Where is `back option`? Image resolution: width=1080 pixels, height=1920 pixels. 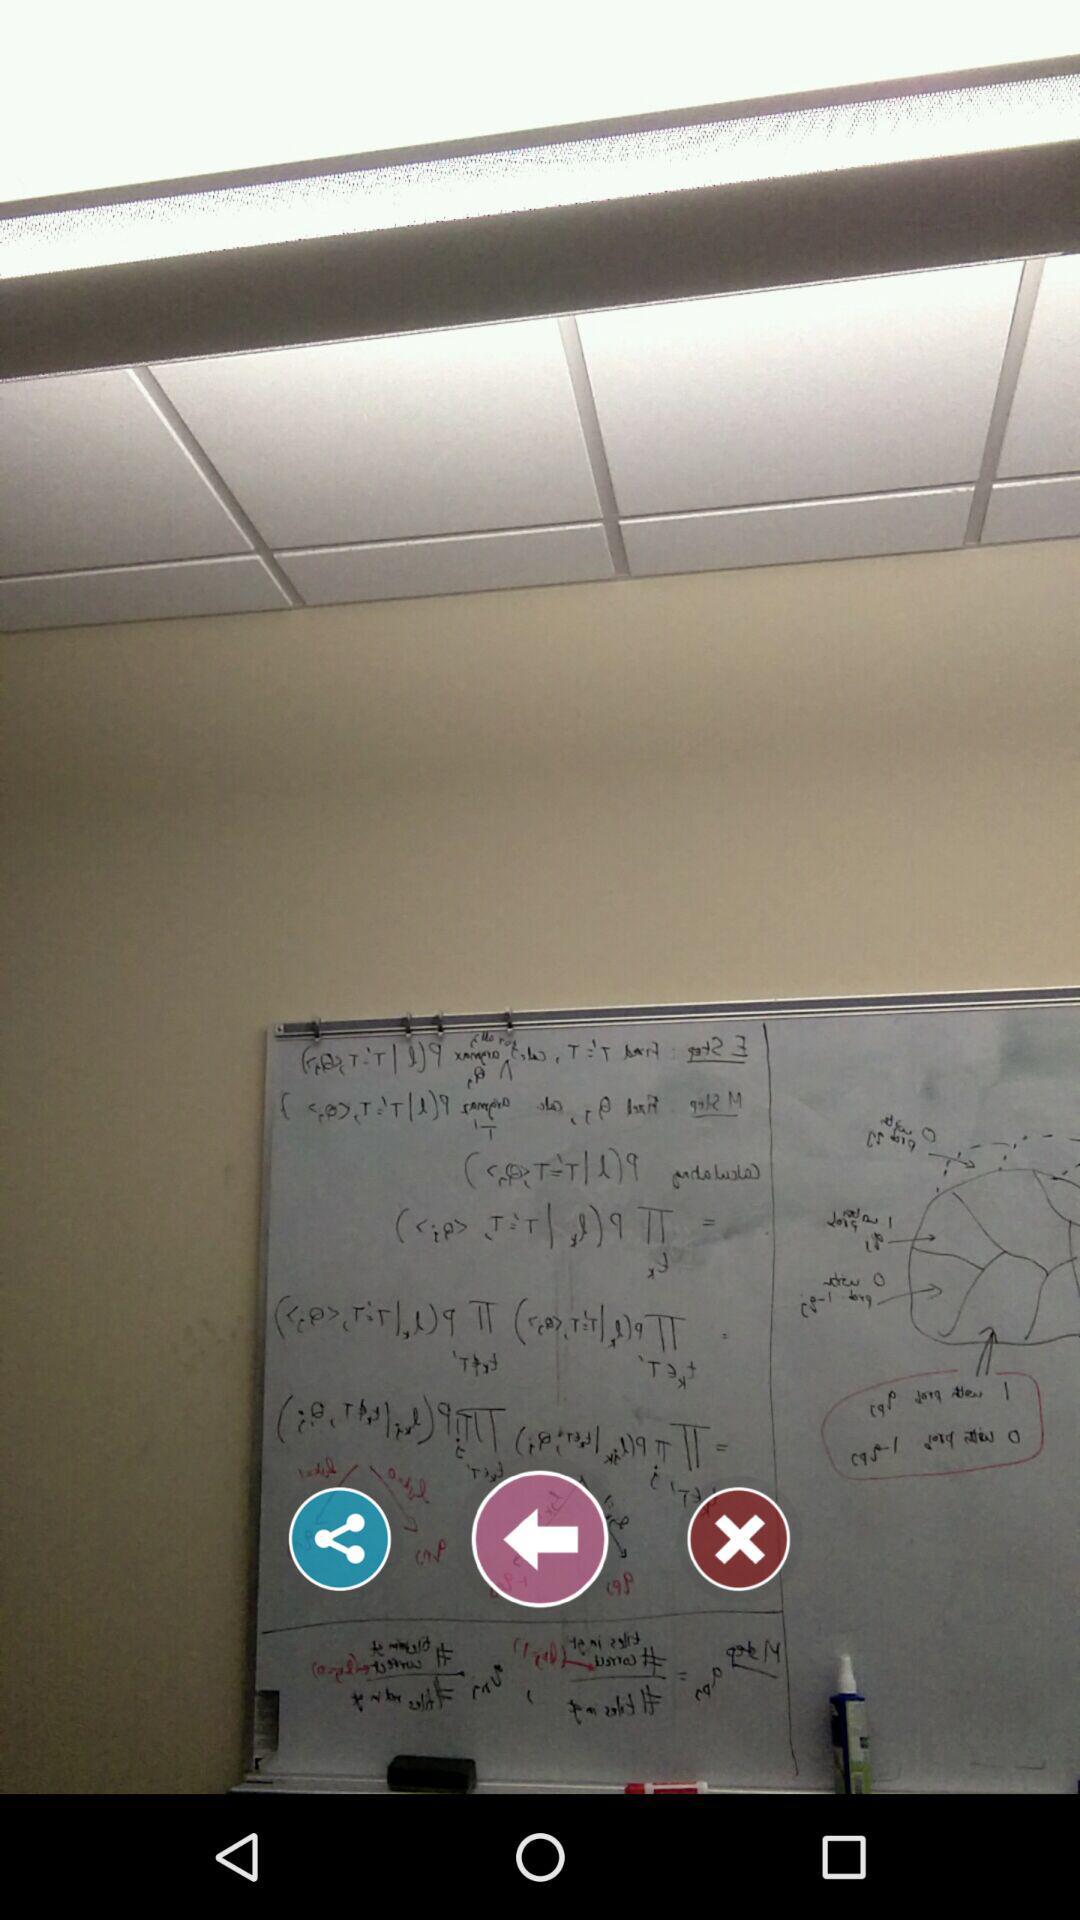 back option is located at coordinates (540, 1538).